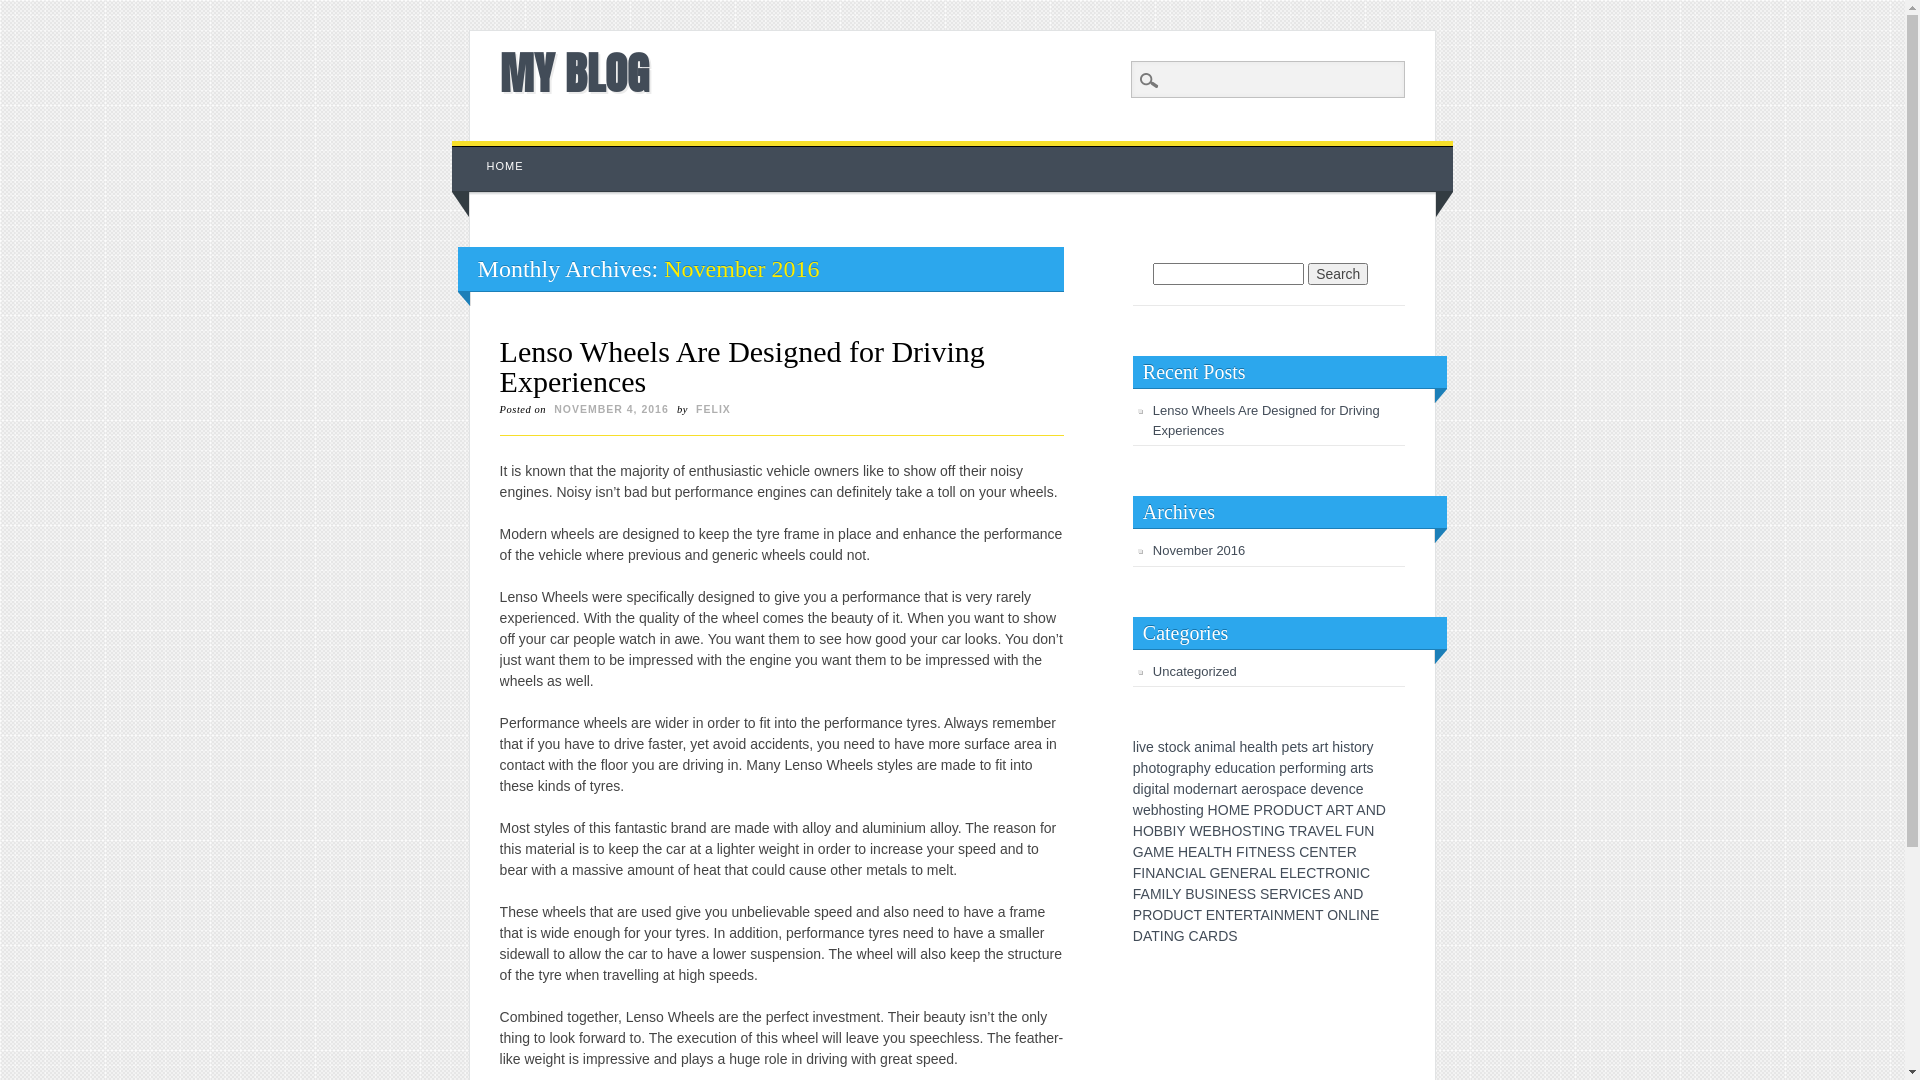 The width and height of the screenshot is (1920, 1080). Describe the element at coordinates (1247, 914) in the screenshot. I see `'R'` at that location.